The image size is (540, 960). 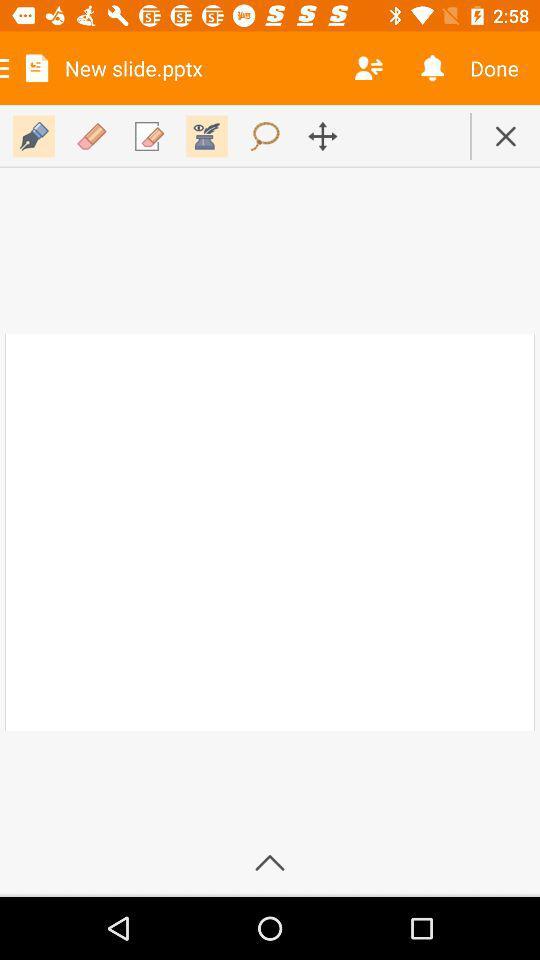 What do you see at coordinates (265, 135) in the screenshot?
I see `the chat icon` at bounding box center [265, 135].